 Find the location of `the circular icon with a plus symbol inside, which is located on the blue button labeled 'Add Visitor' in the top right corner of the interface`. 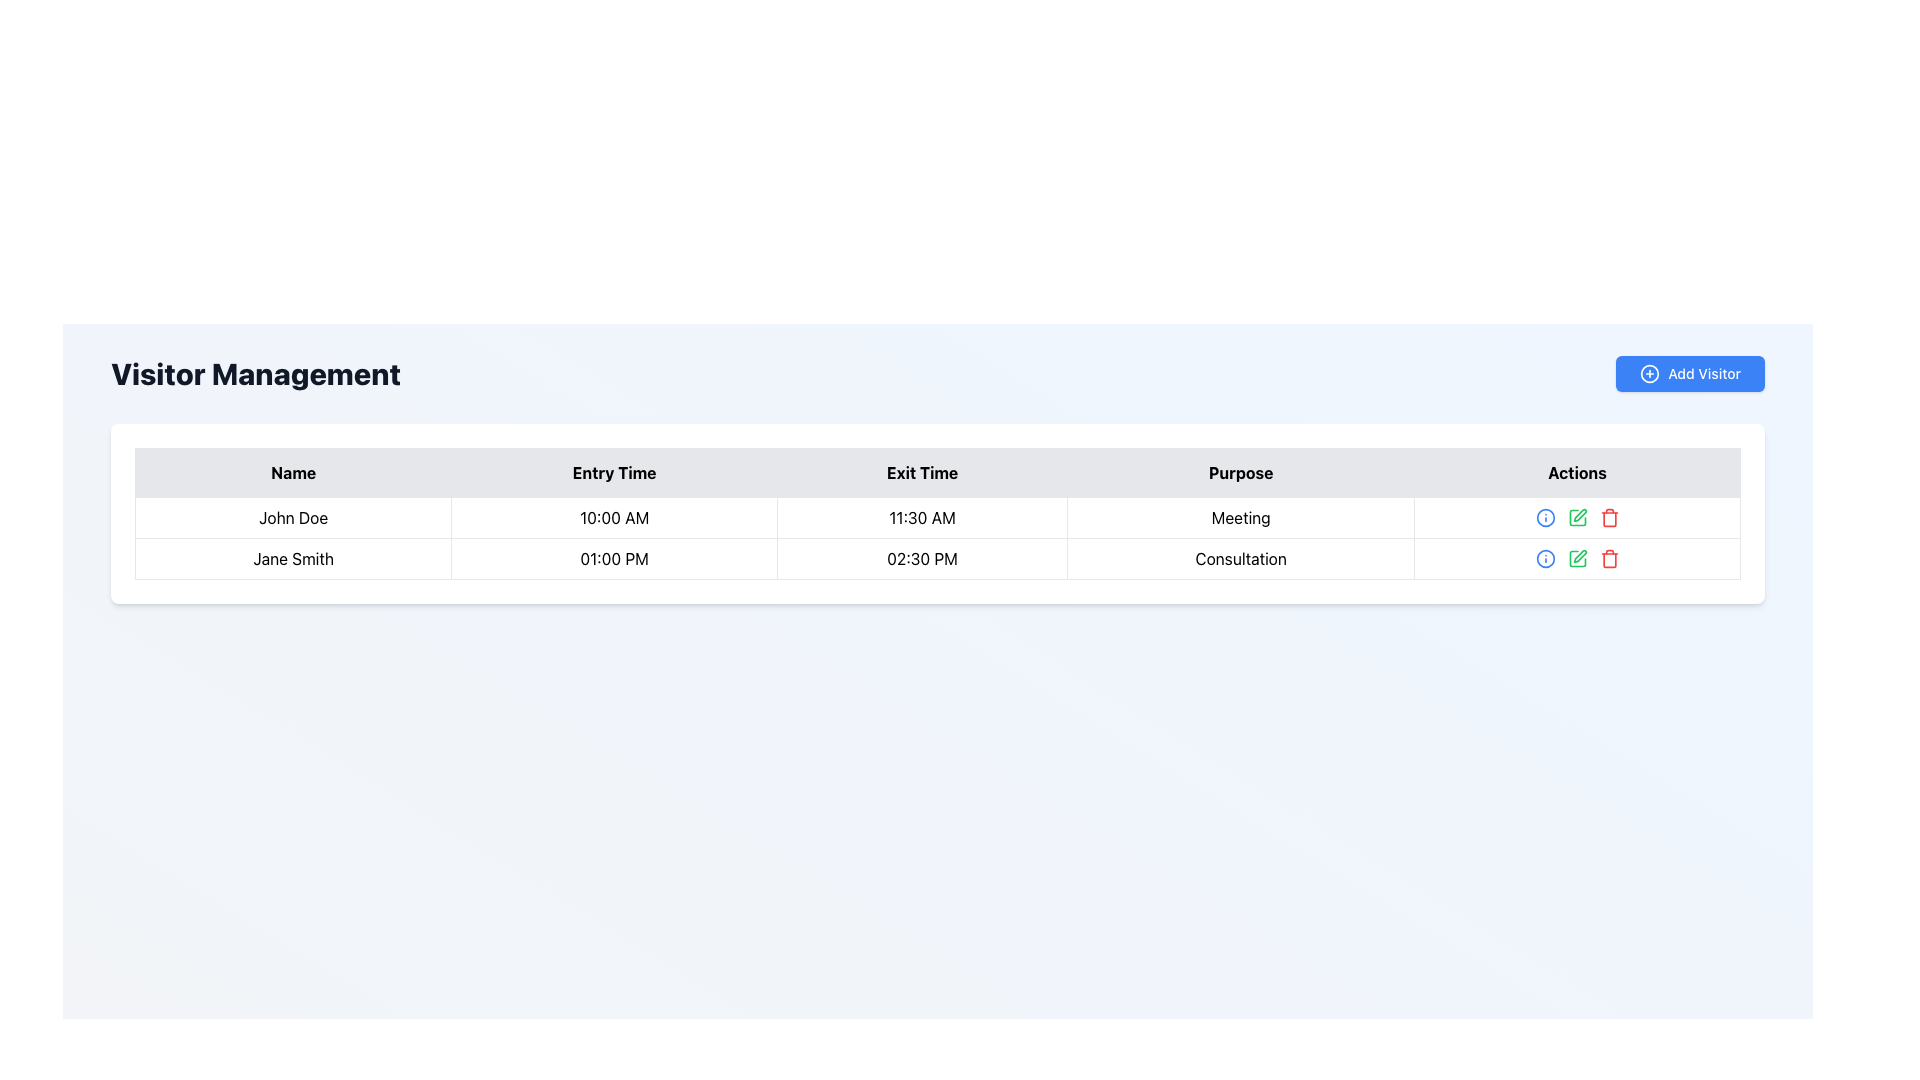

the circular icon with a plus symbol inside, which is located on the blue button labeled 'Add Visitor' in the top right corner of the interface is located at coordinates (1650, 374).